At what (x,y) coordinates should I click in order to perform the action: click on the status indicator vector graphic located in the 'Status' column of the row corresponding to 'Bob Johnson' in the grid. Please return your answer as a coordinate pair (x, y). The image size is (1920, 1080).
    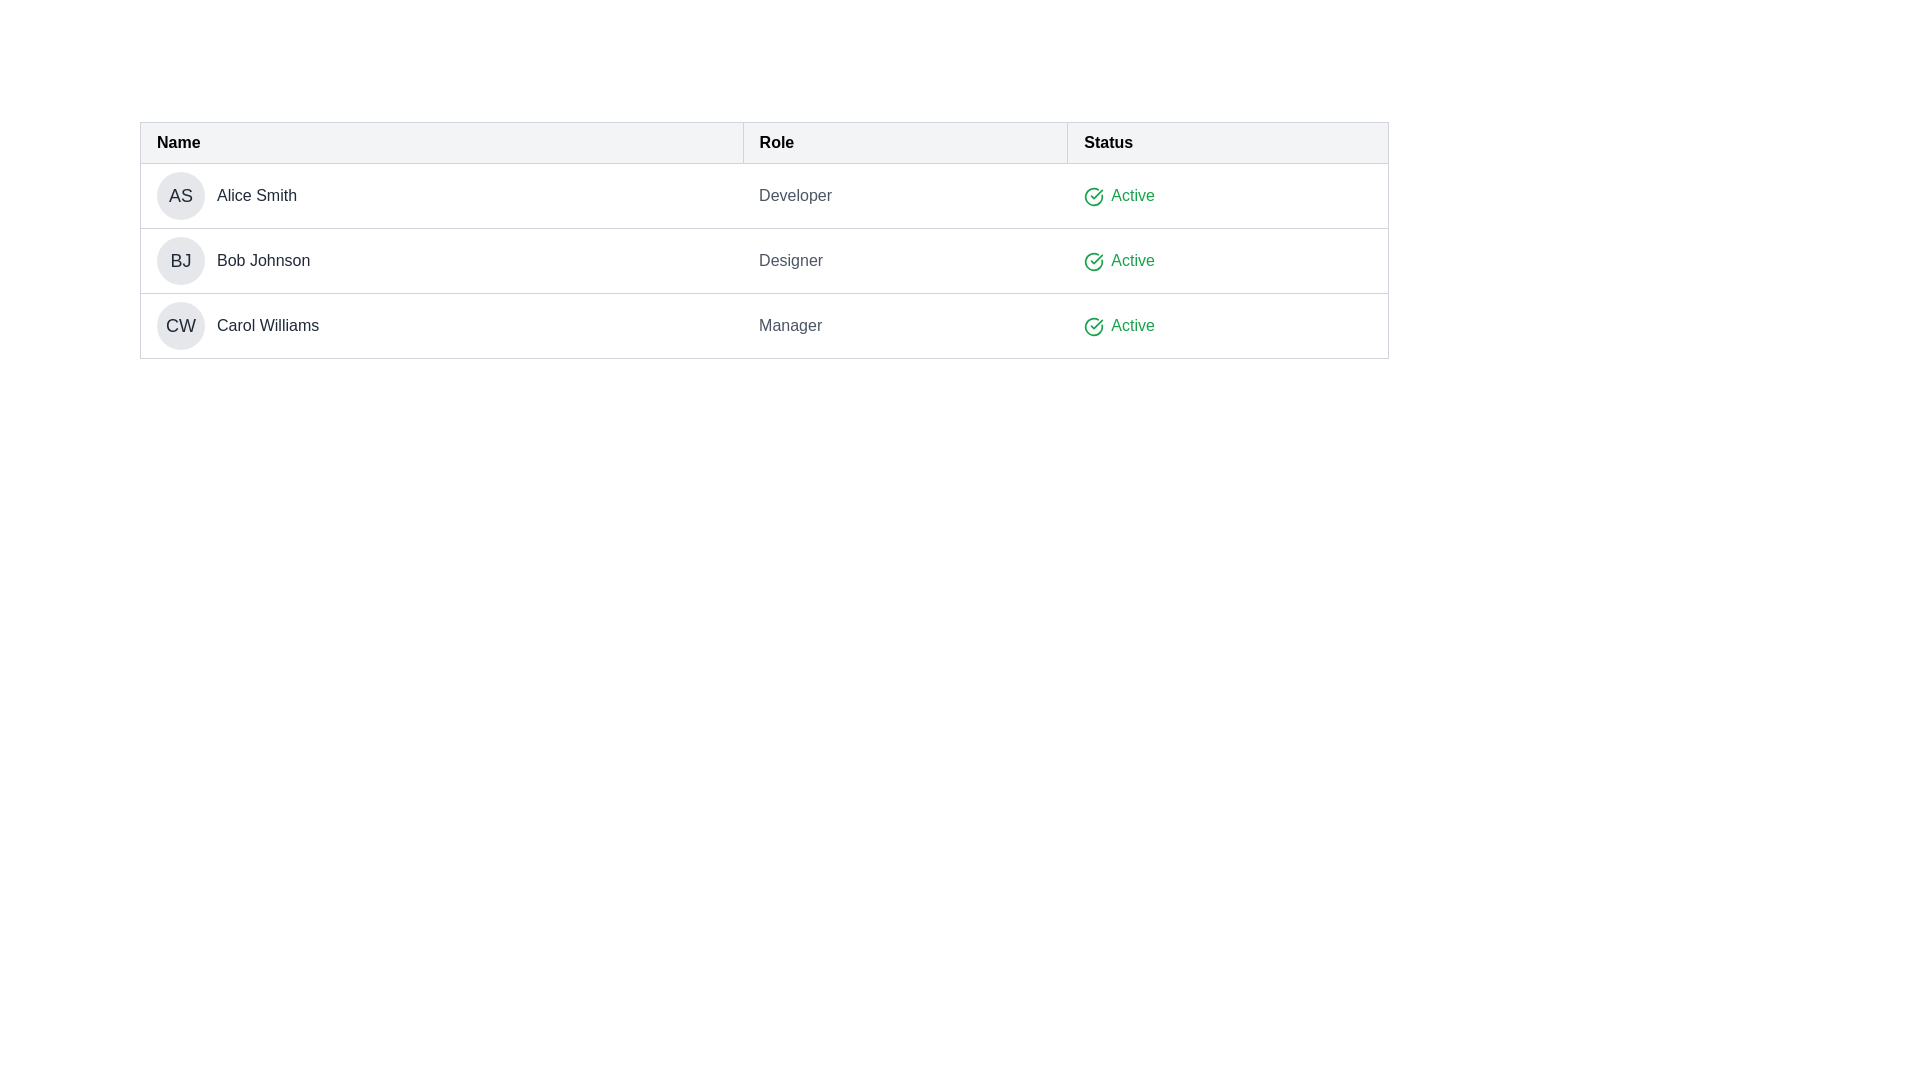
    Looking at the image, I should click on (1092, 260).